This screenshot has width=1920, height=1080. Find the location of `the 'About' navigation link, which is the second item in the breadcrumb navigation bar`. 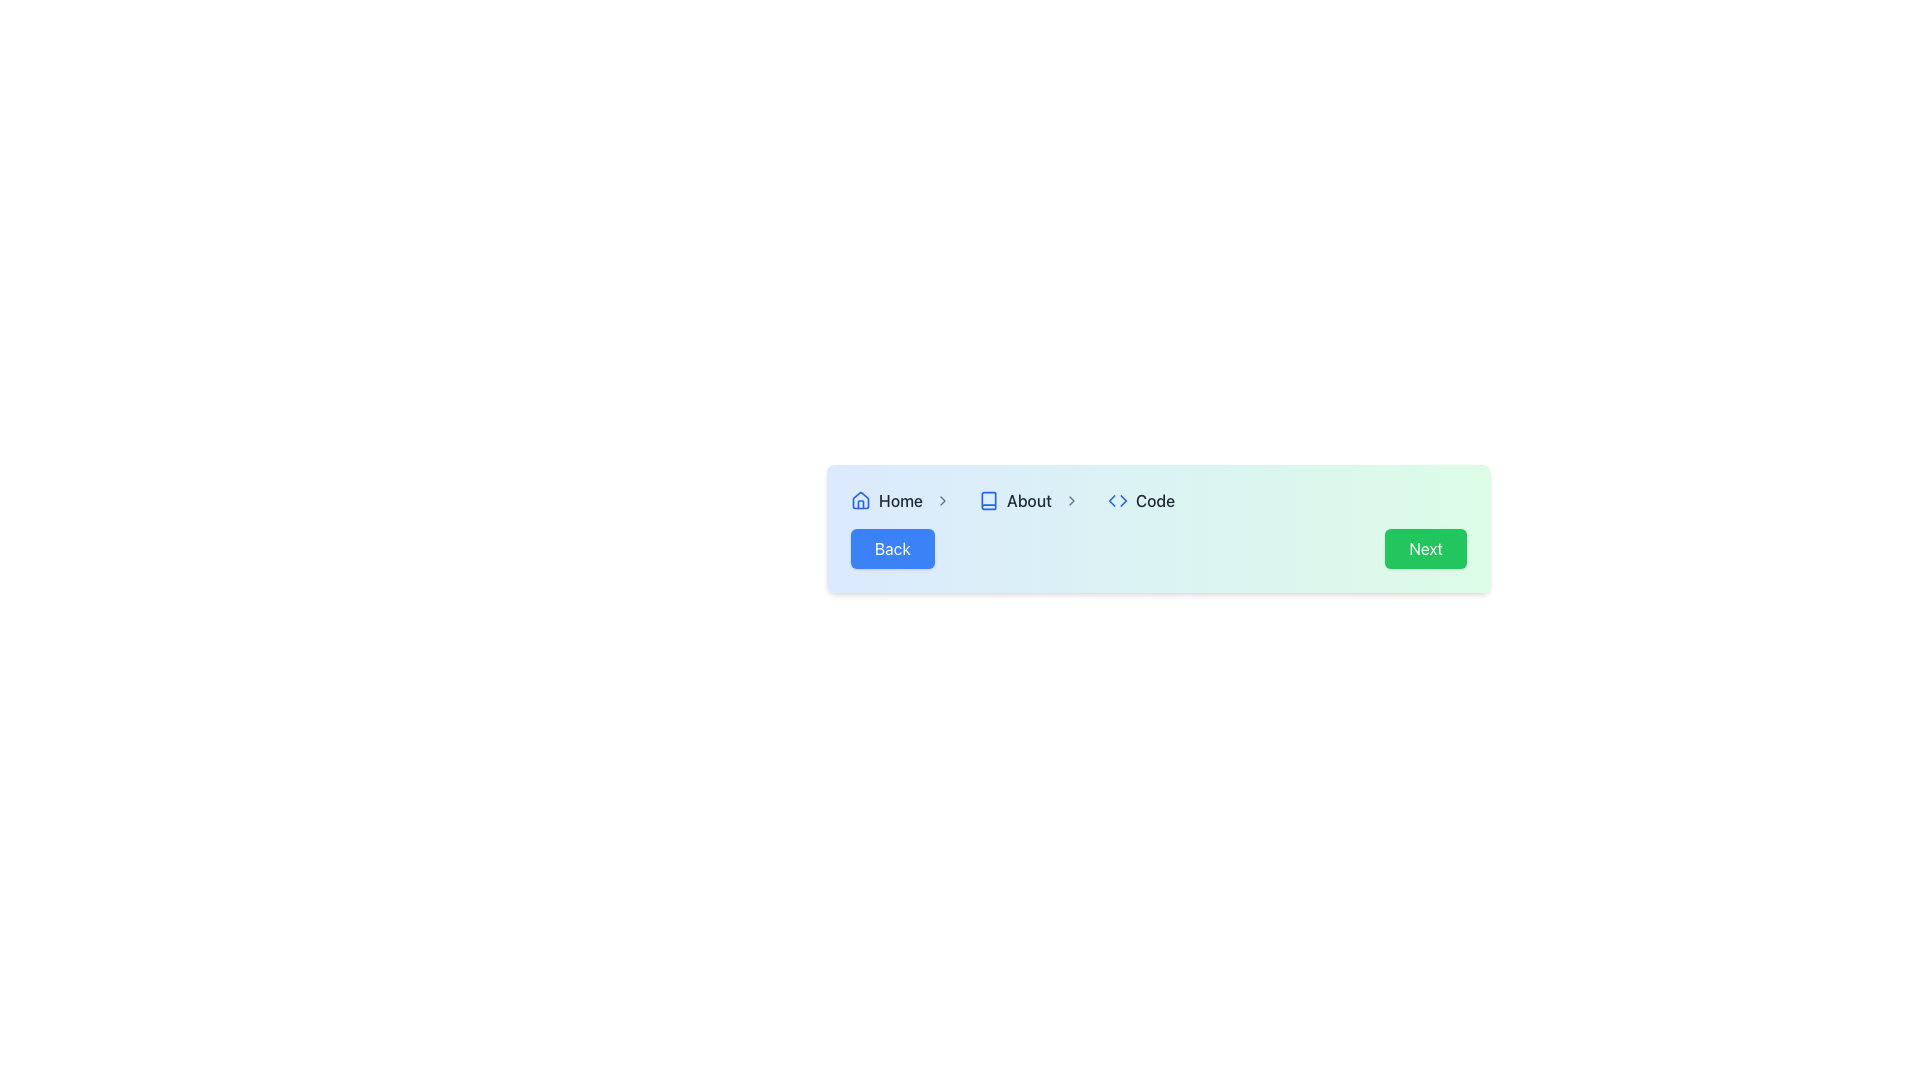

the 'About' navigation link, which is the second item in the breadcrumb navigation bar is located at coordinates (1035, 500).